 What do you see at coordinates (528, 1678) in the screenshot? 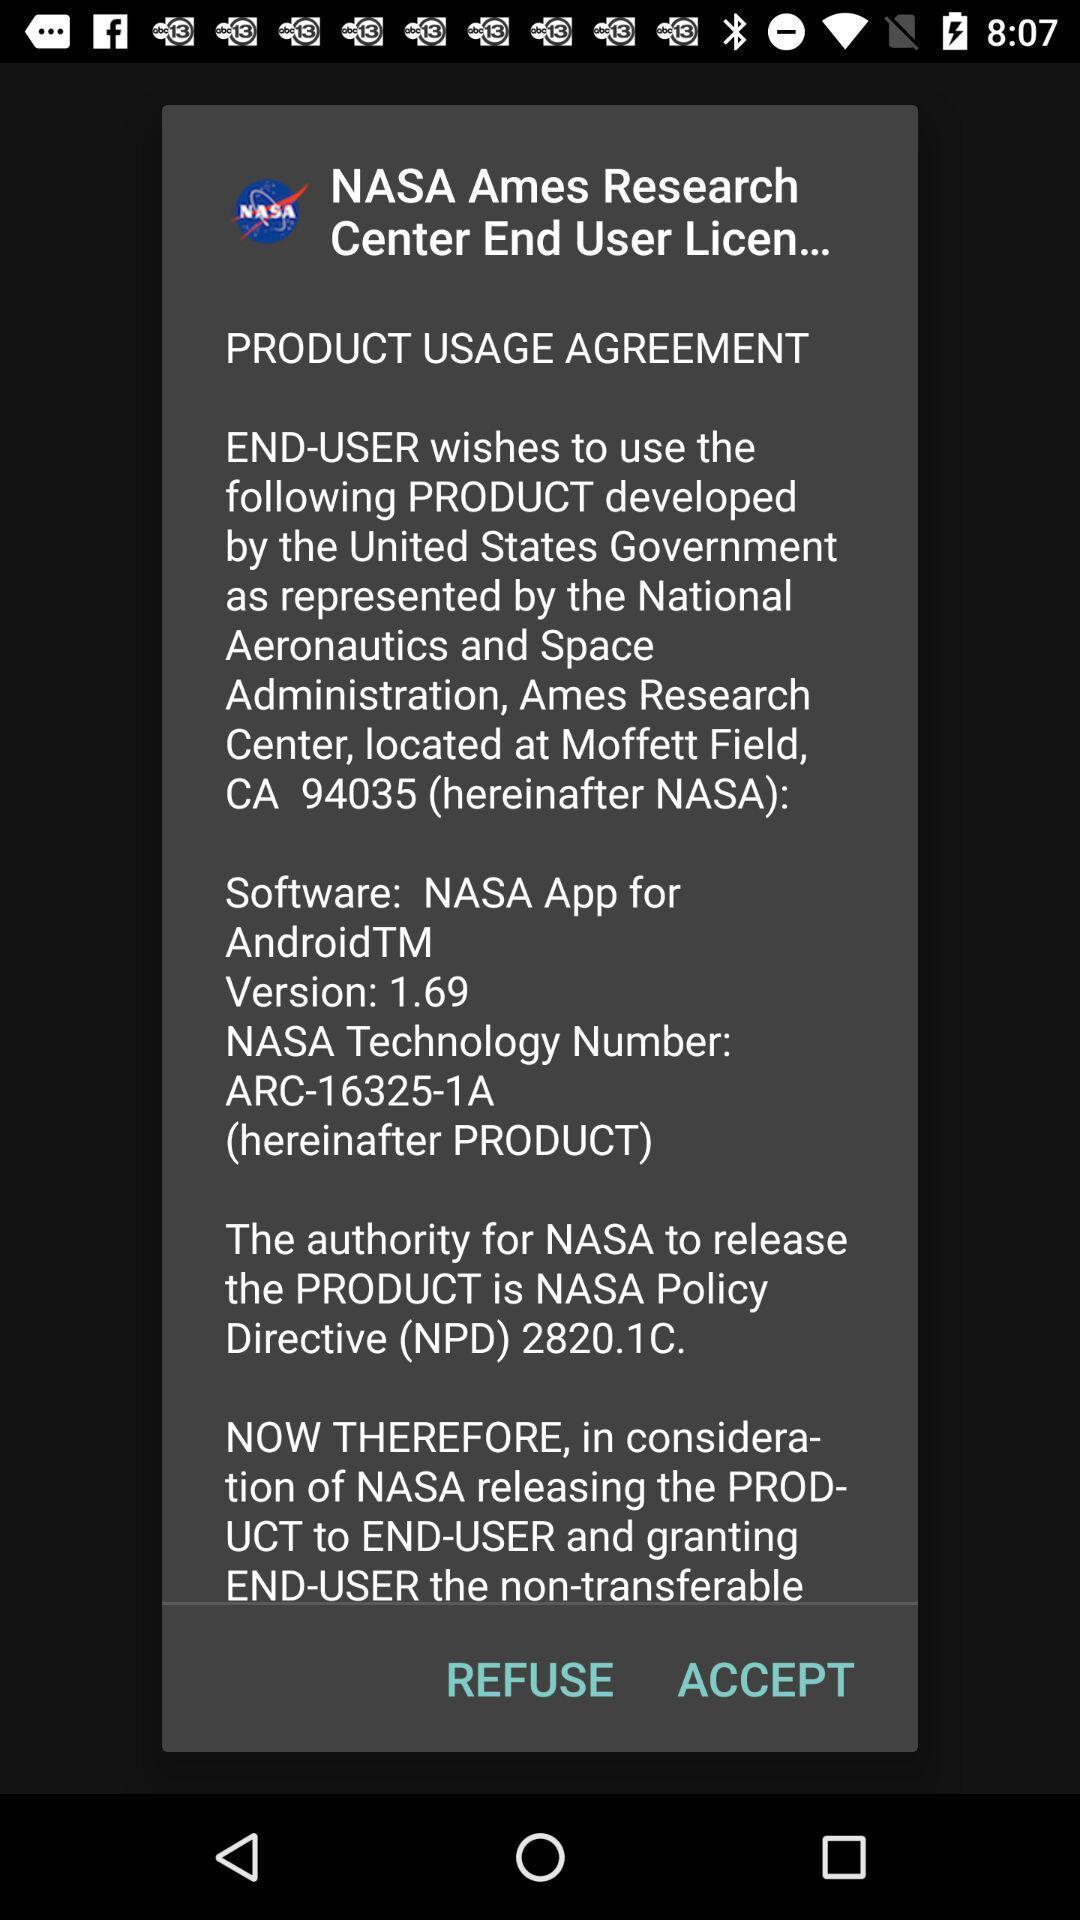
I see `item below the product usage agreement` at bounding box center [528, 1678].